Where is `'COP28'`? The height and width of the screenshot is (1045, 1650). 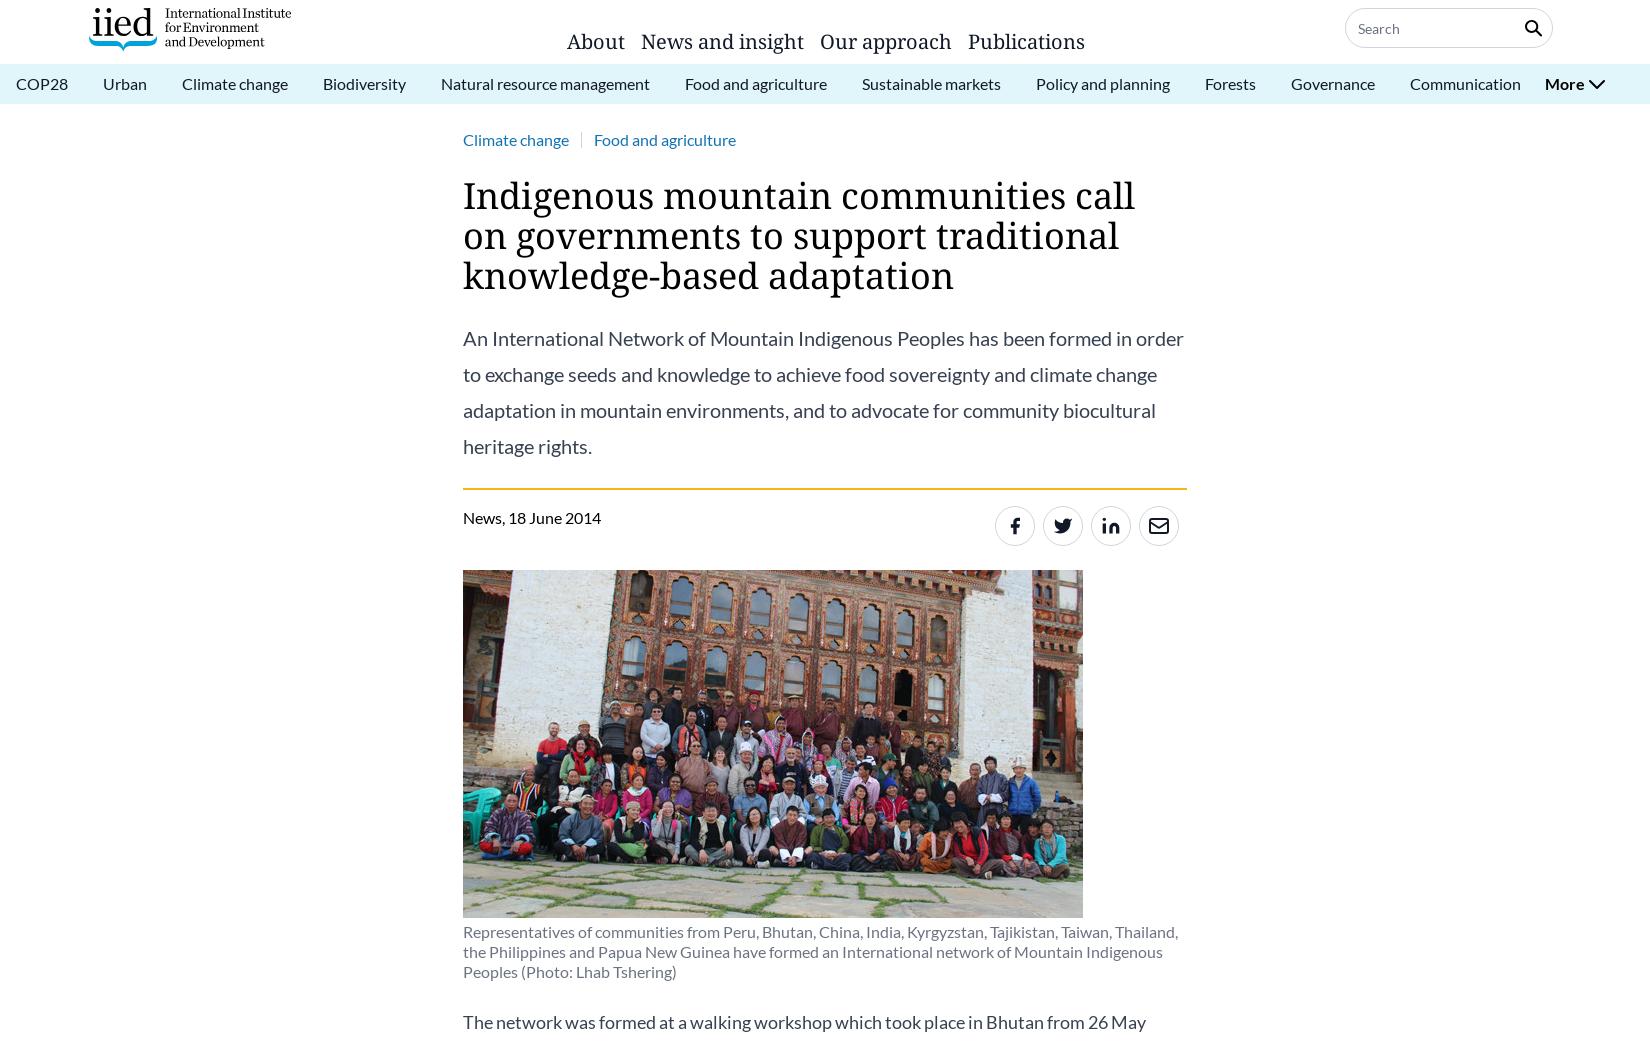
'COP28' is located at coordinates (42, 83).